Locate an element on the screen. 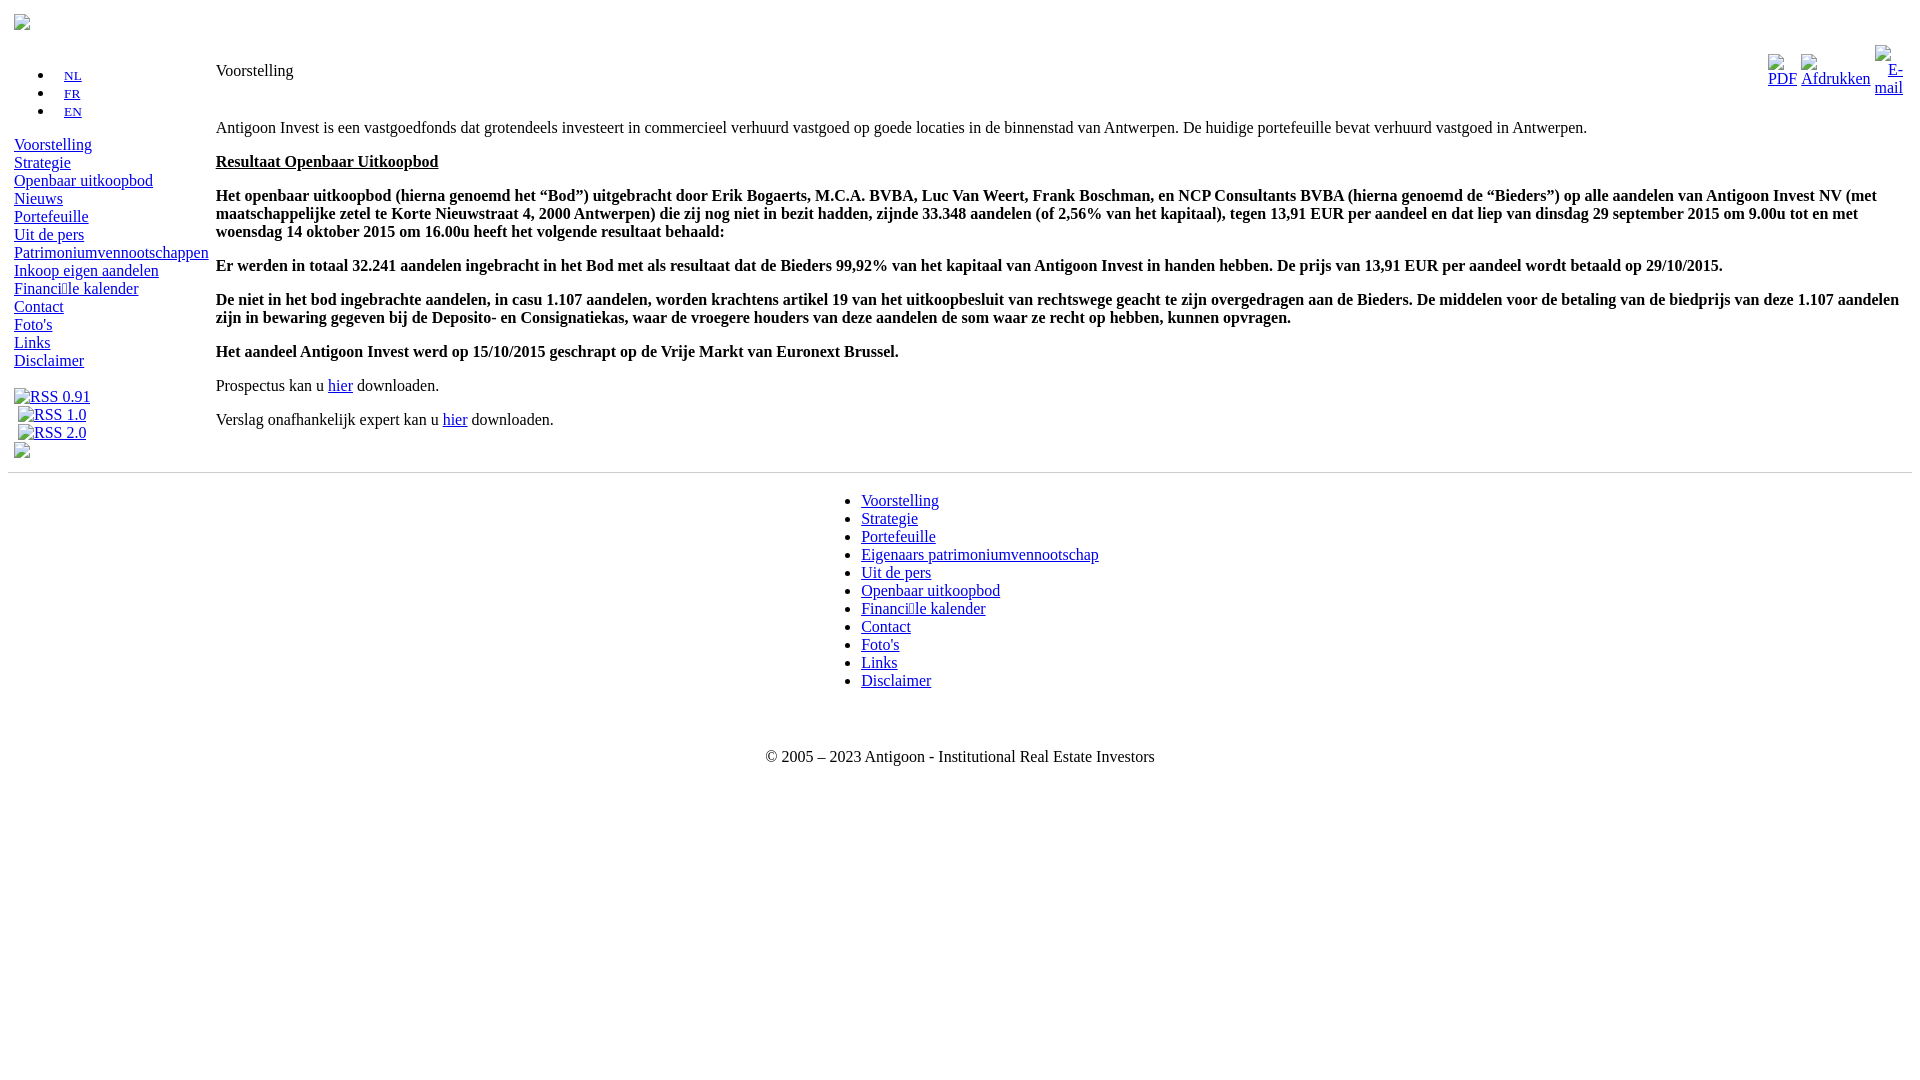 This screenshot has height=1080, width=1920. 'Patrimoniumvennootschappen' is located at coordinates (110, 251).